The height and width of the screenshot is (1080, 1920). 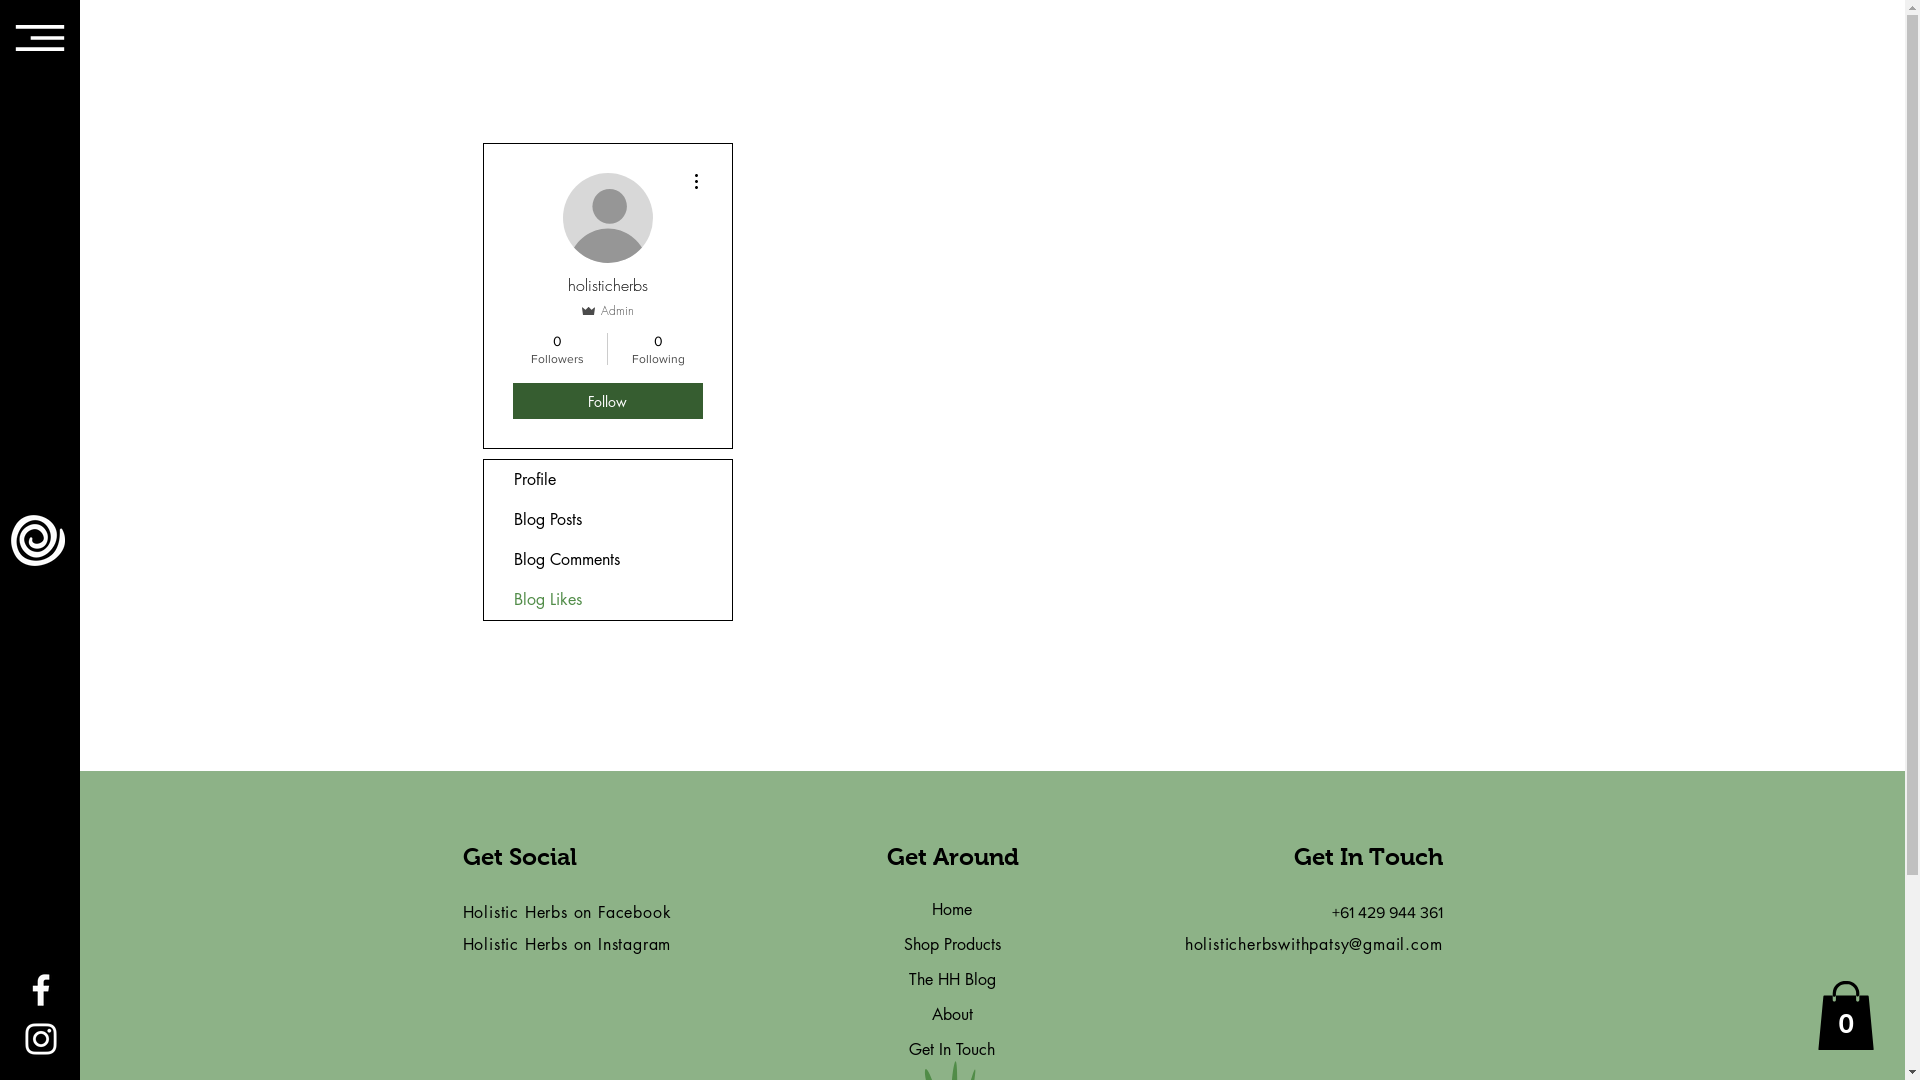 What do you see at coordinates (951, 978) in the screenshot?
I see `'The HH Blog'` at bounding box center [951, 978].